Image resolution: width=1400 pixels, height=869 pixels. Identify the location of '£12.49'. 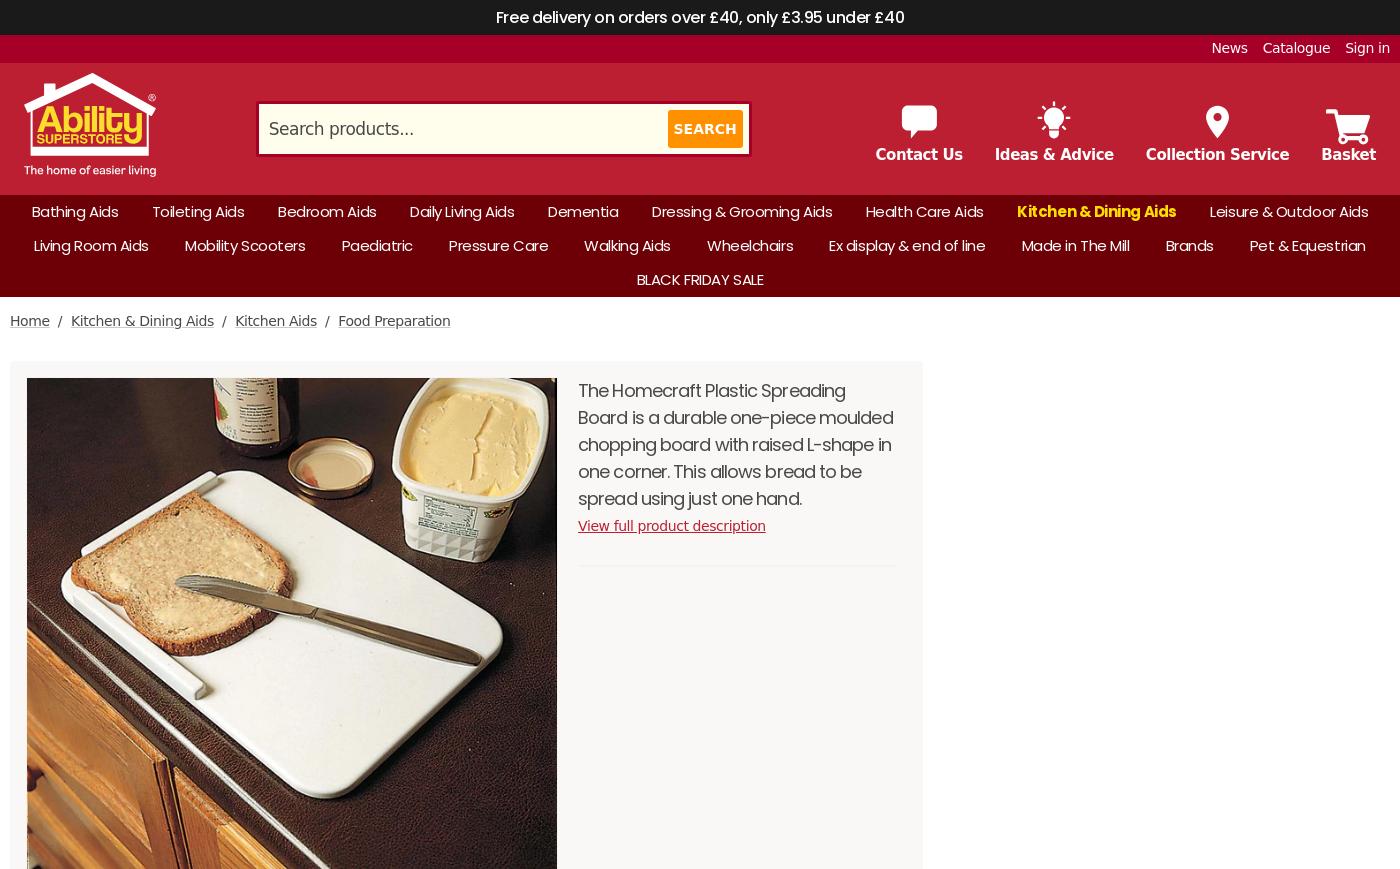
(1190, 254).